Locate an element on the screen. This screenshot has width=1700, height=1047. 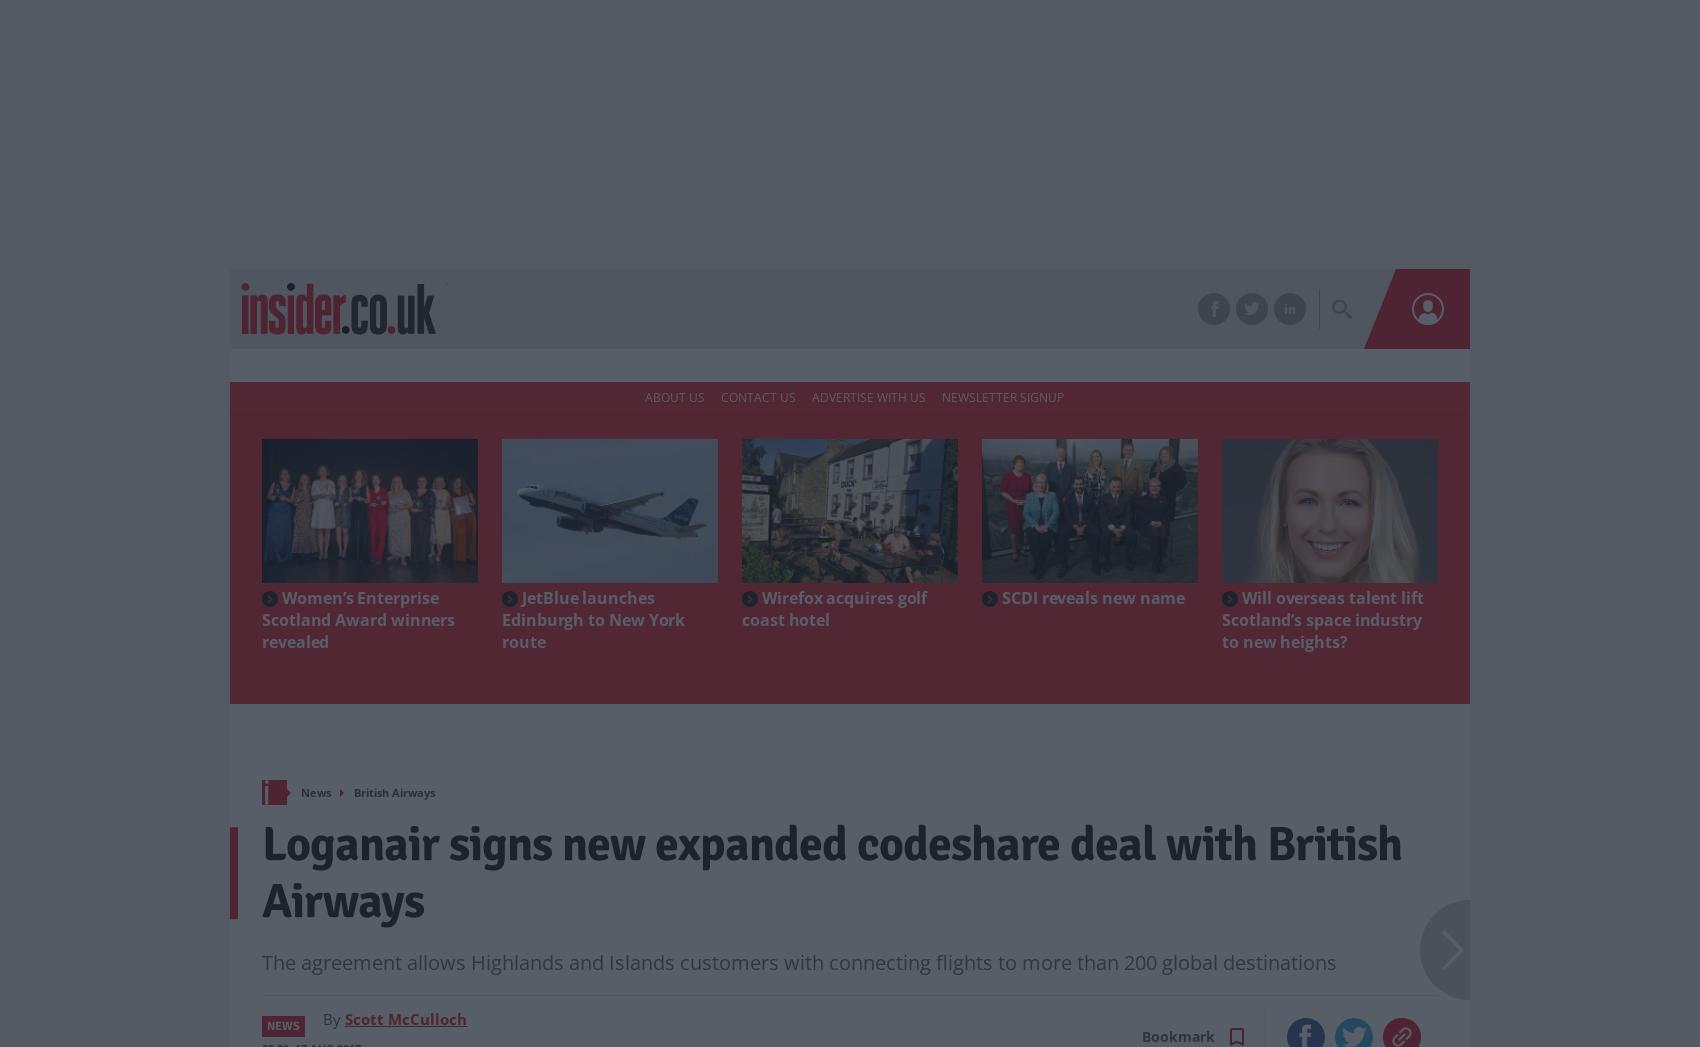
'Contact Us' is located at coordinates (756, 396).